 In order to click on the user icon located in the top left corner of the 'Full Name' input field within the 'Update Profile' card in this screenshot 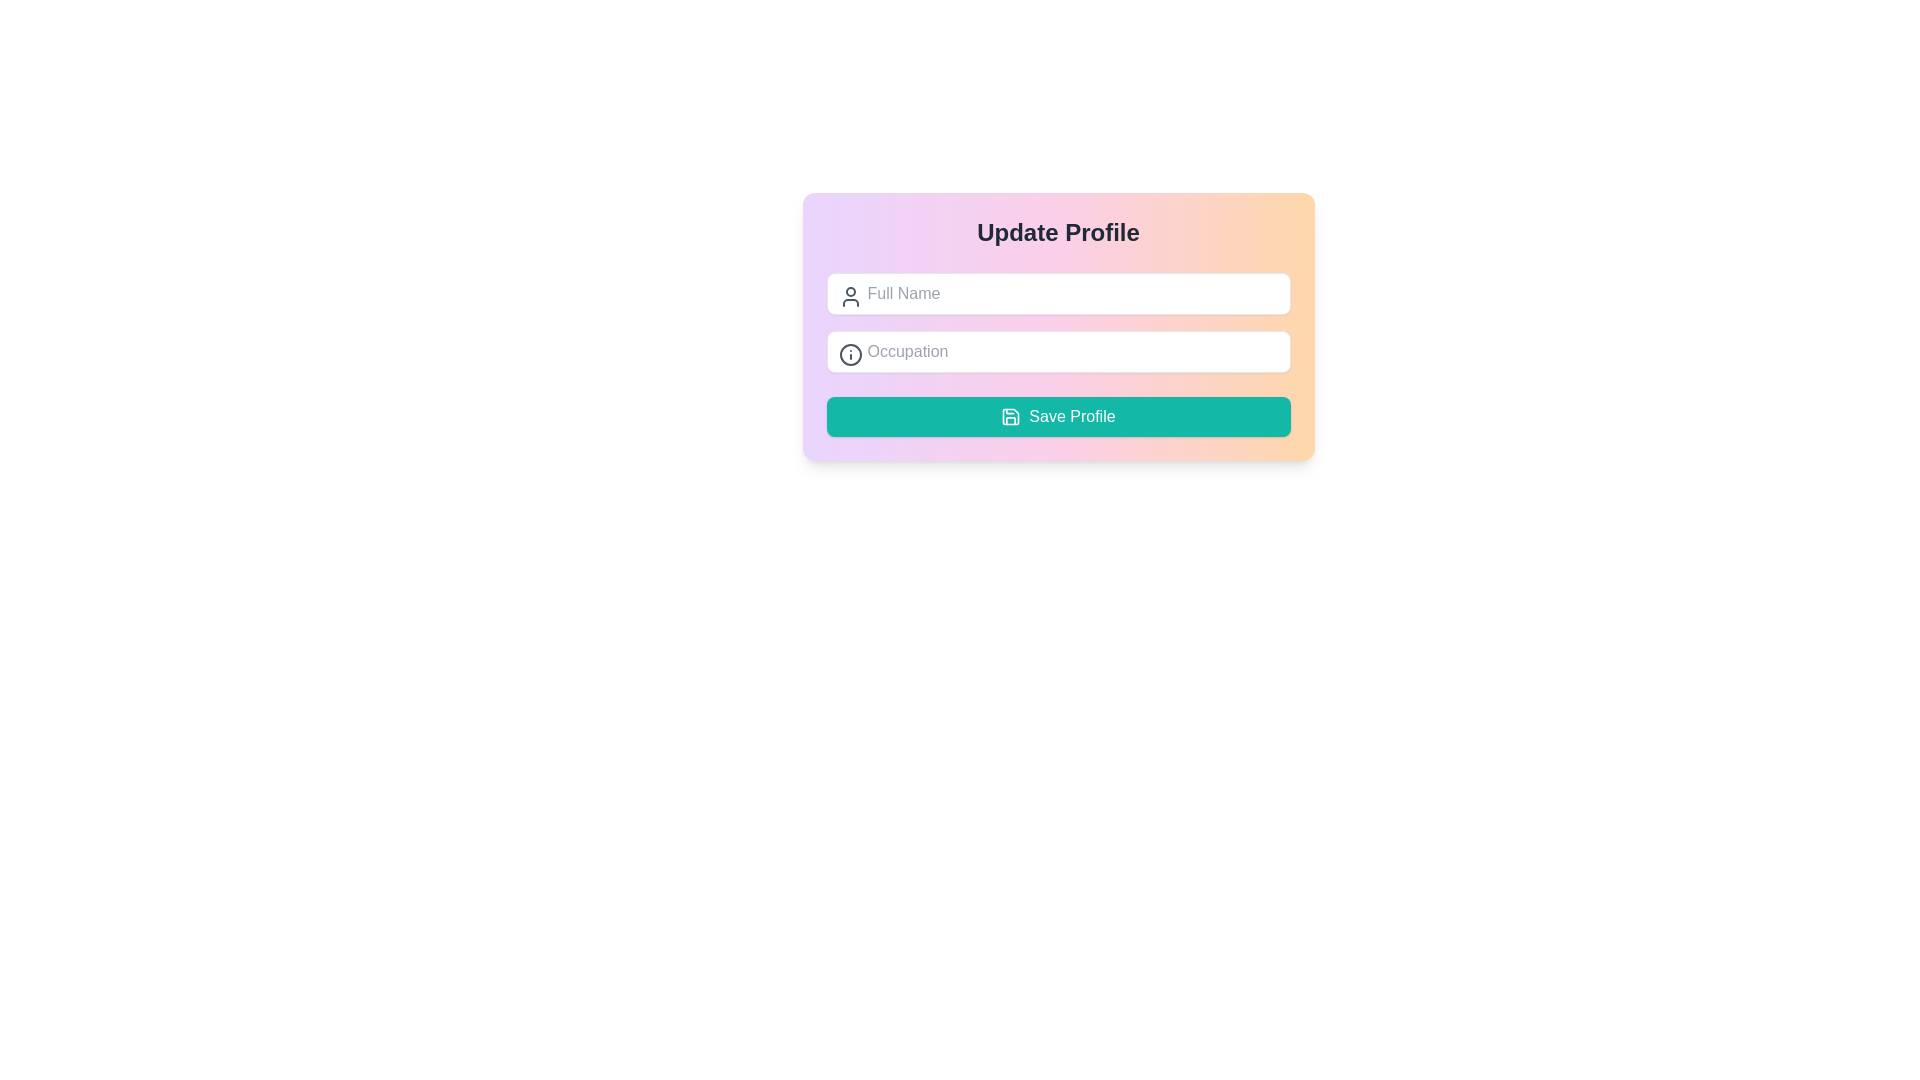, I will do `click(850, 297)`.